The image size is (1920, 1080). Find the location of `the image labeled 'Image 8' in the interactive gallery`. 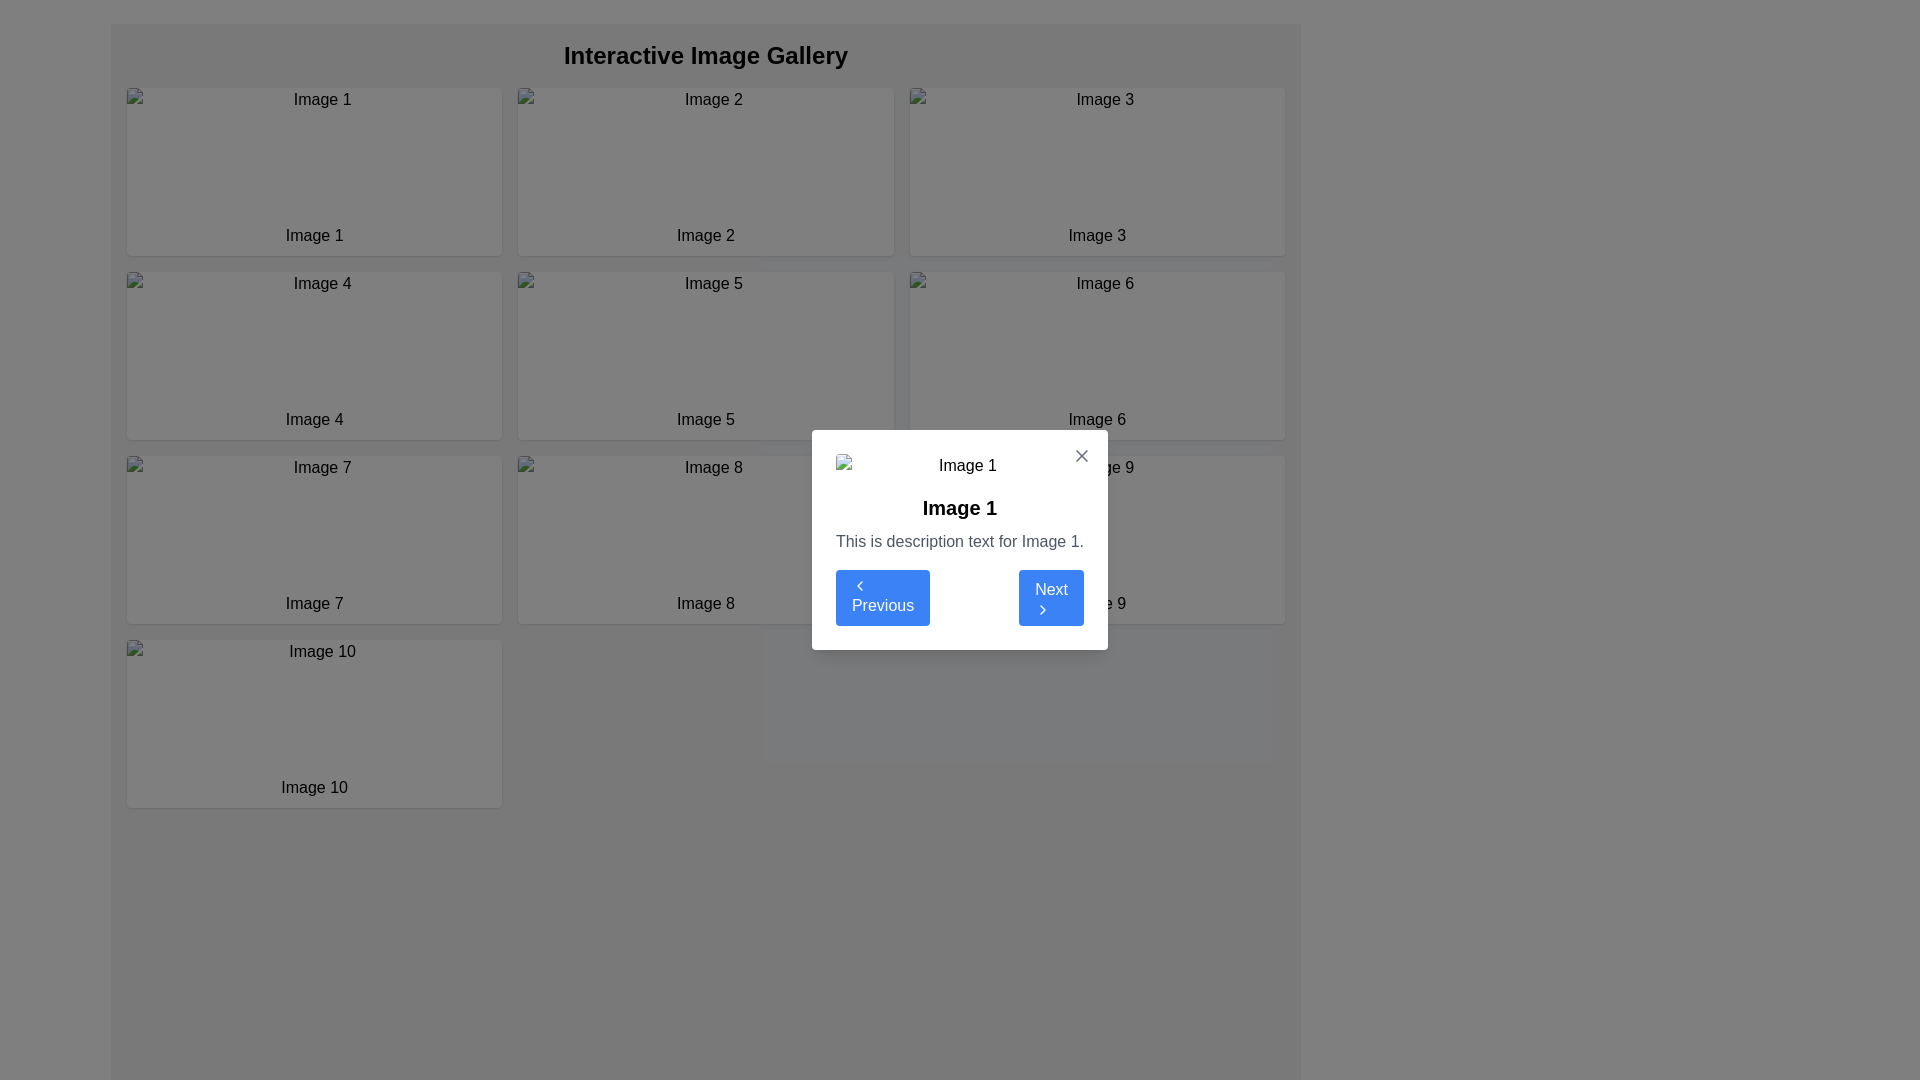

the image labeled 'Image 8' in the interactive gallery is located at coordinates (705, 519).